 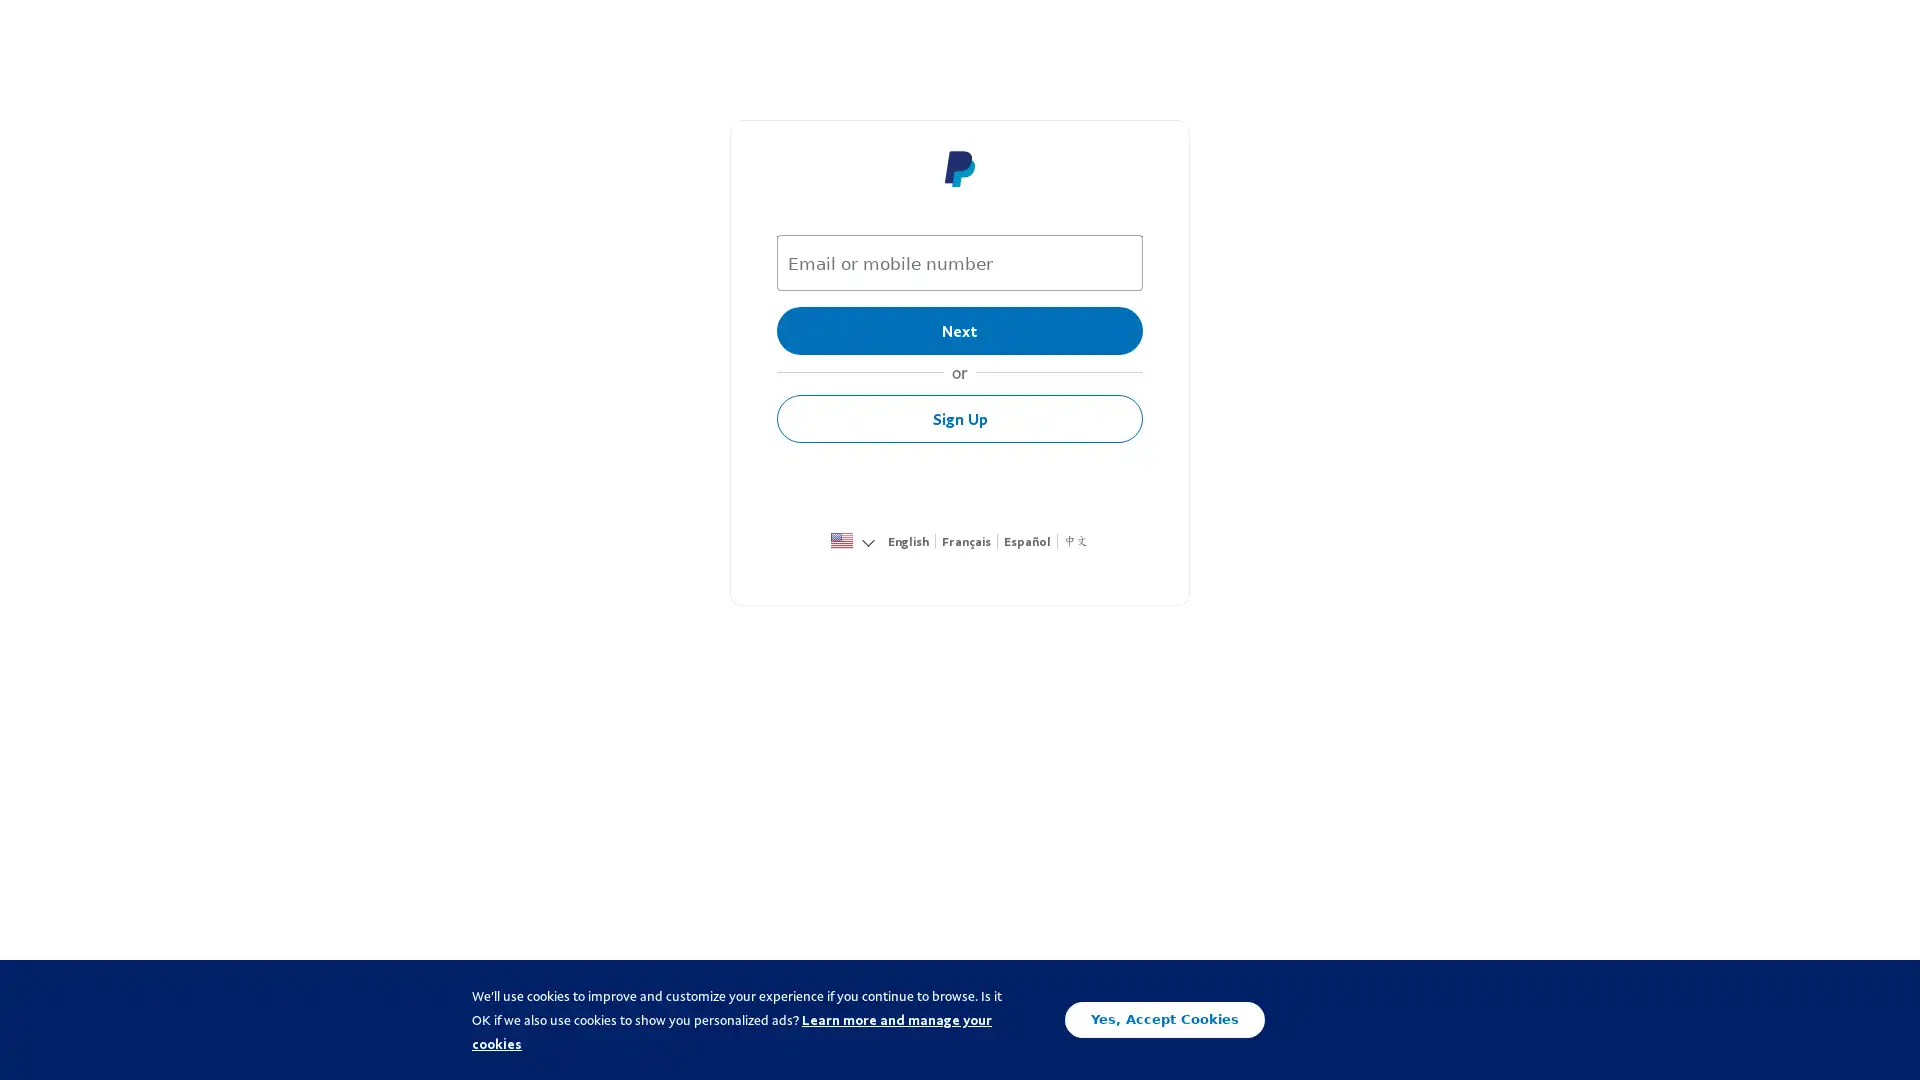 I want to click on Sign Up, so click(x=960, y=418).